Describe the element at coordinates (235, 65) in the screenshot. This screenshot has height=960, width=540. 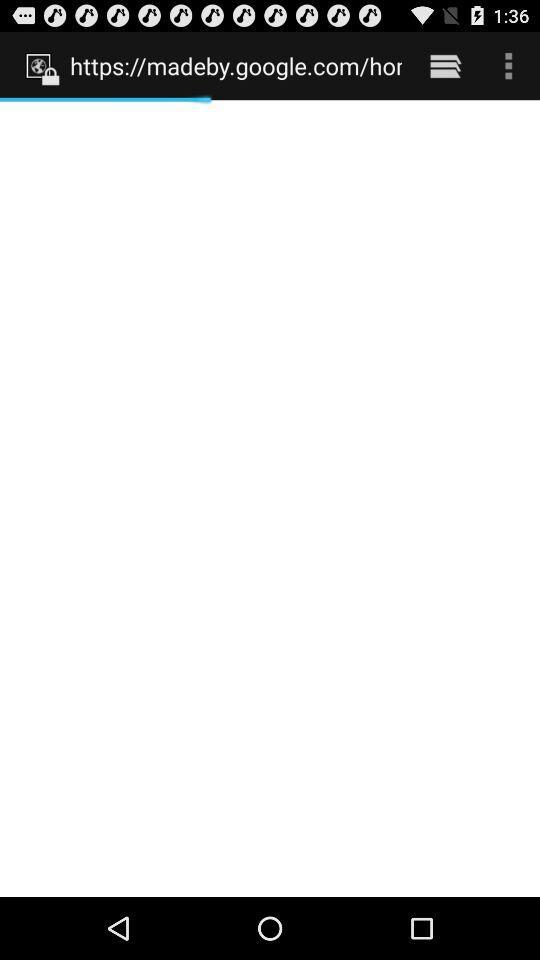
I see `the https madeby google` at that location.